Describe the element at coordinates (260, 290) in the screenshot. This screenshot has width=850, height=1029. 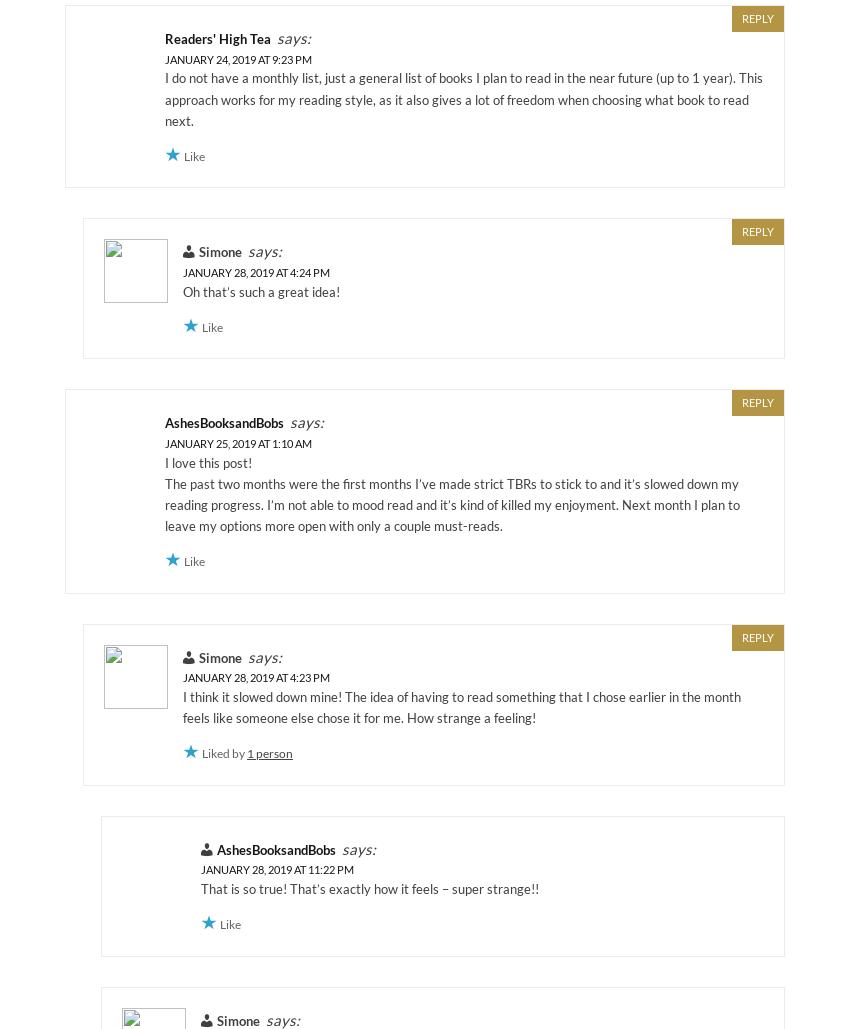
I see `'Oh that’s such a great idea!'` at that location.